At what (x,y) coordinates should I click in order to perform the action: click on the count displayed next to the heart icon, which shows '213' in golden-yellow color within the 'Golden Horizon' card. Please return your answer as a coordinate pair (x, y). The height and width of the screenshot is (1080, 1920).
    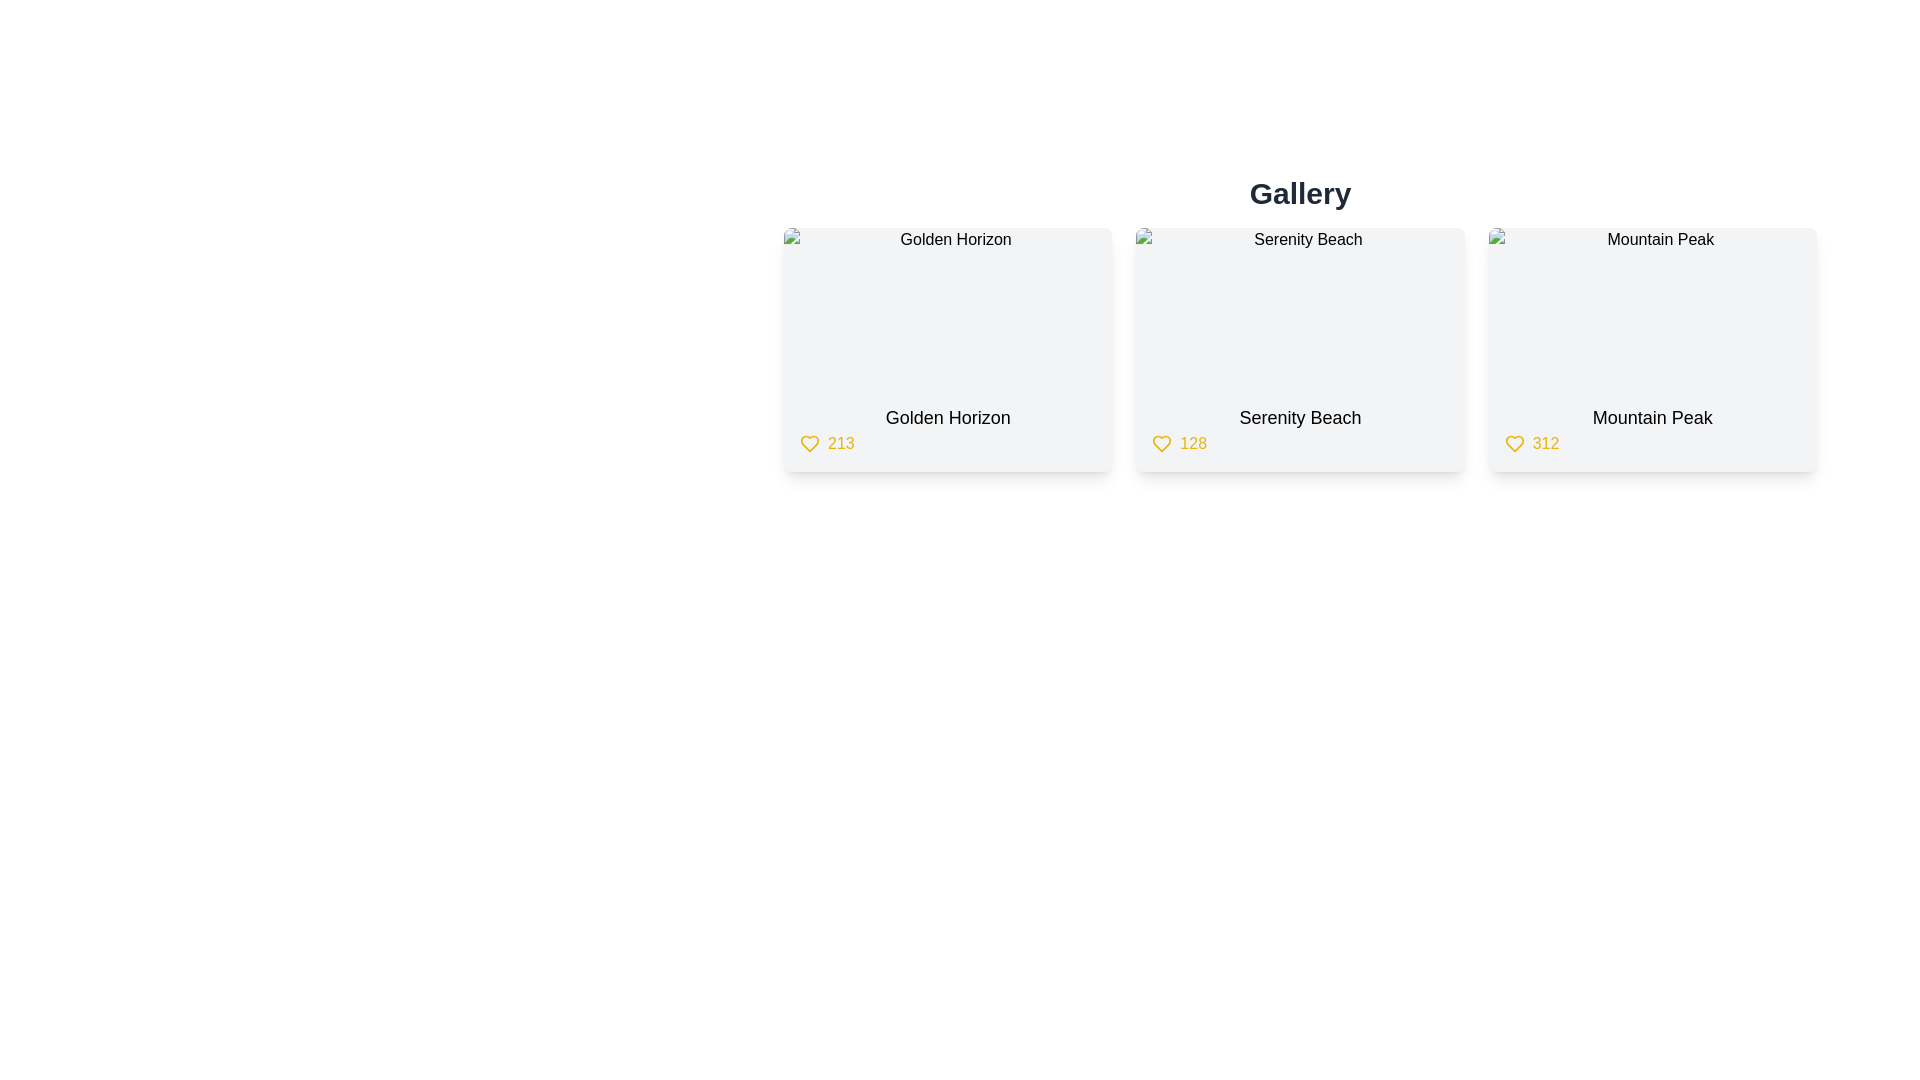
    Looking at the image, I should click on (947, 442).